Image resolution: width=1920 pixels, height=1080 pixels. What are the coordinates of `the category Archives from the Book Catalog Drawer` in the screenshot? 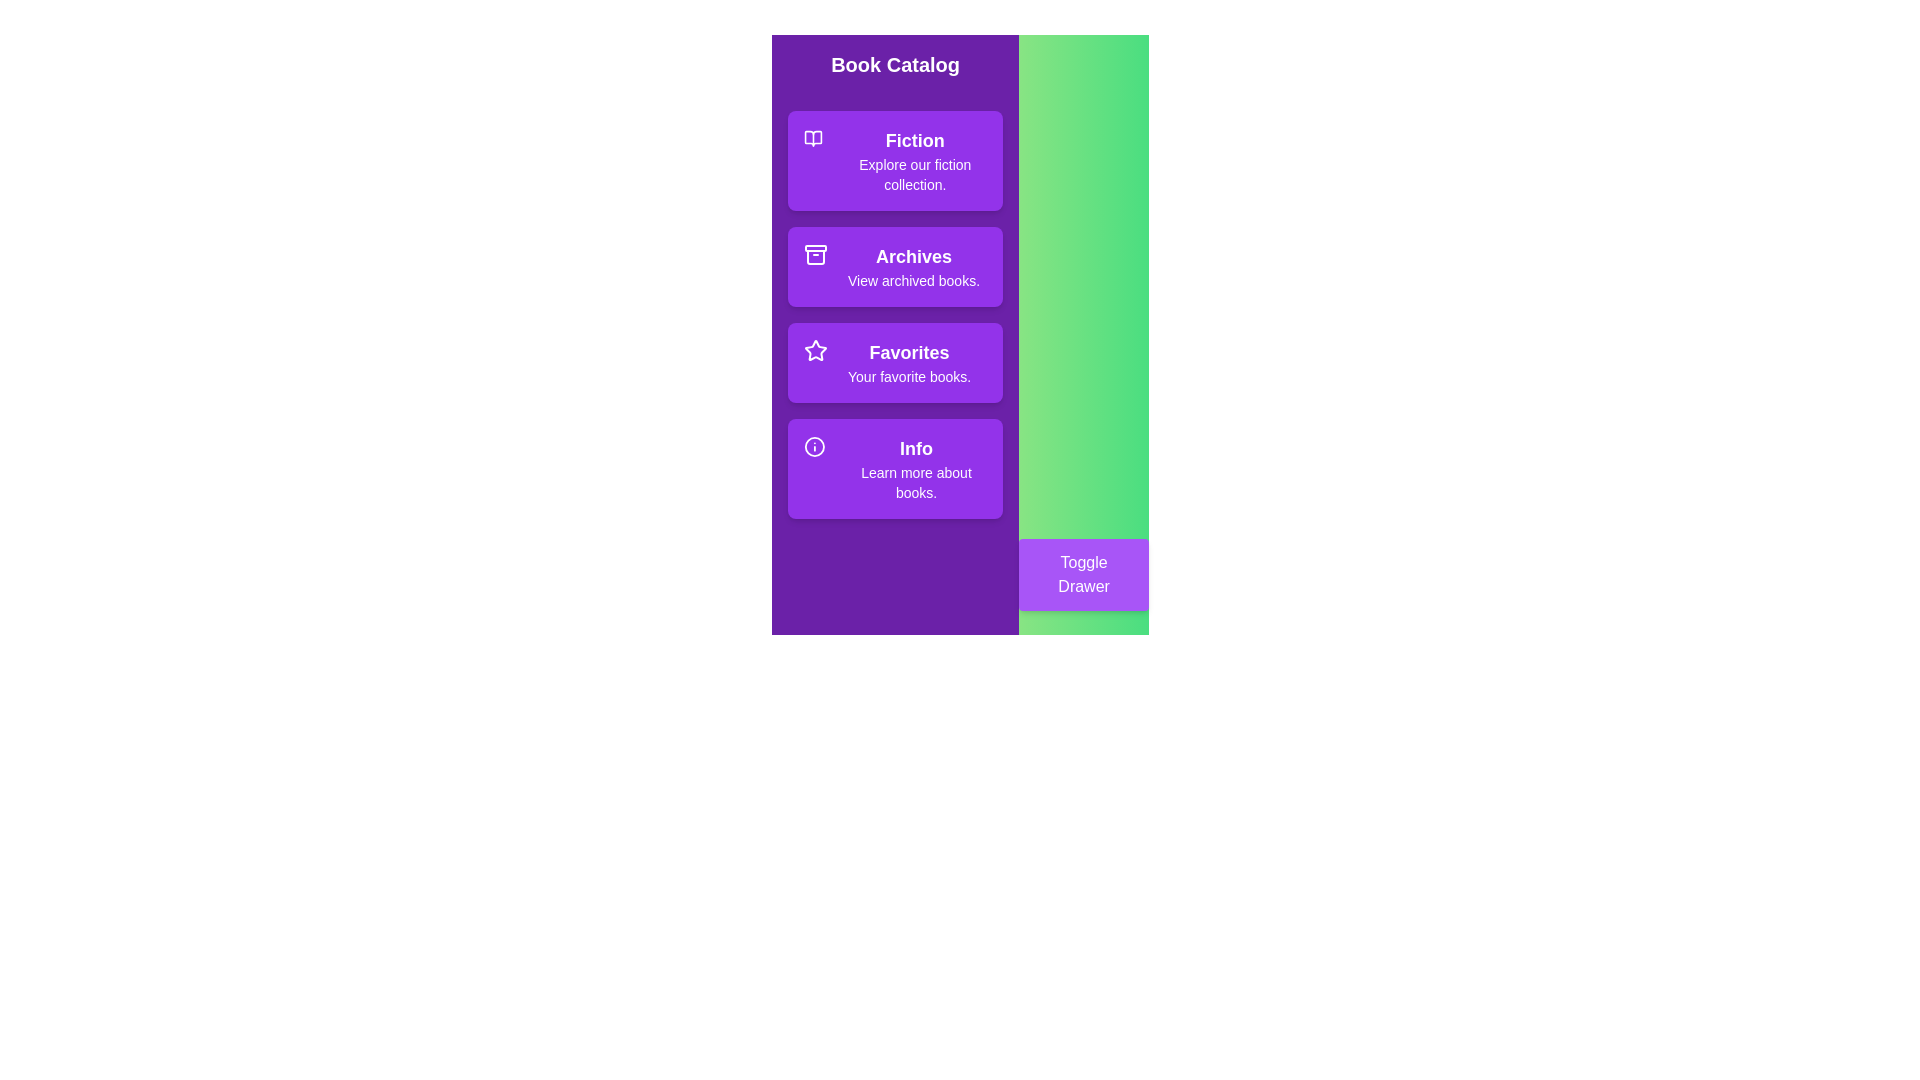 It's located at (894, 265).